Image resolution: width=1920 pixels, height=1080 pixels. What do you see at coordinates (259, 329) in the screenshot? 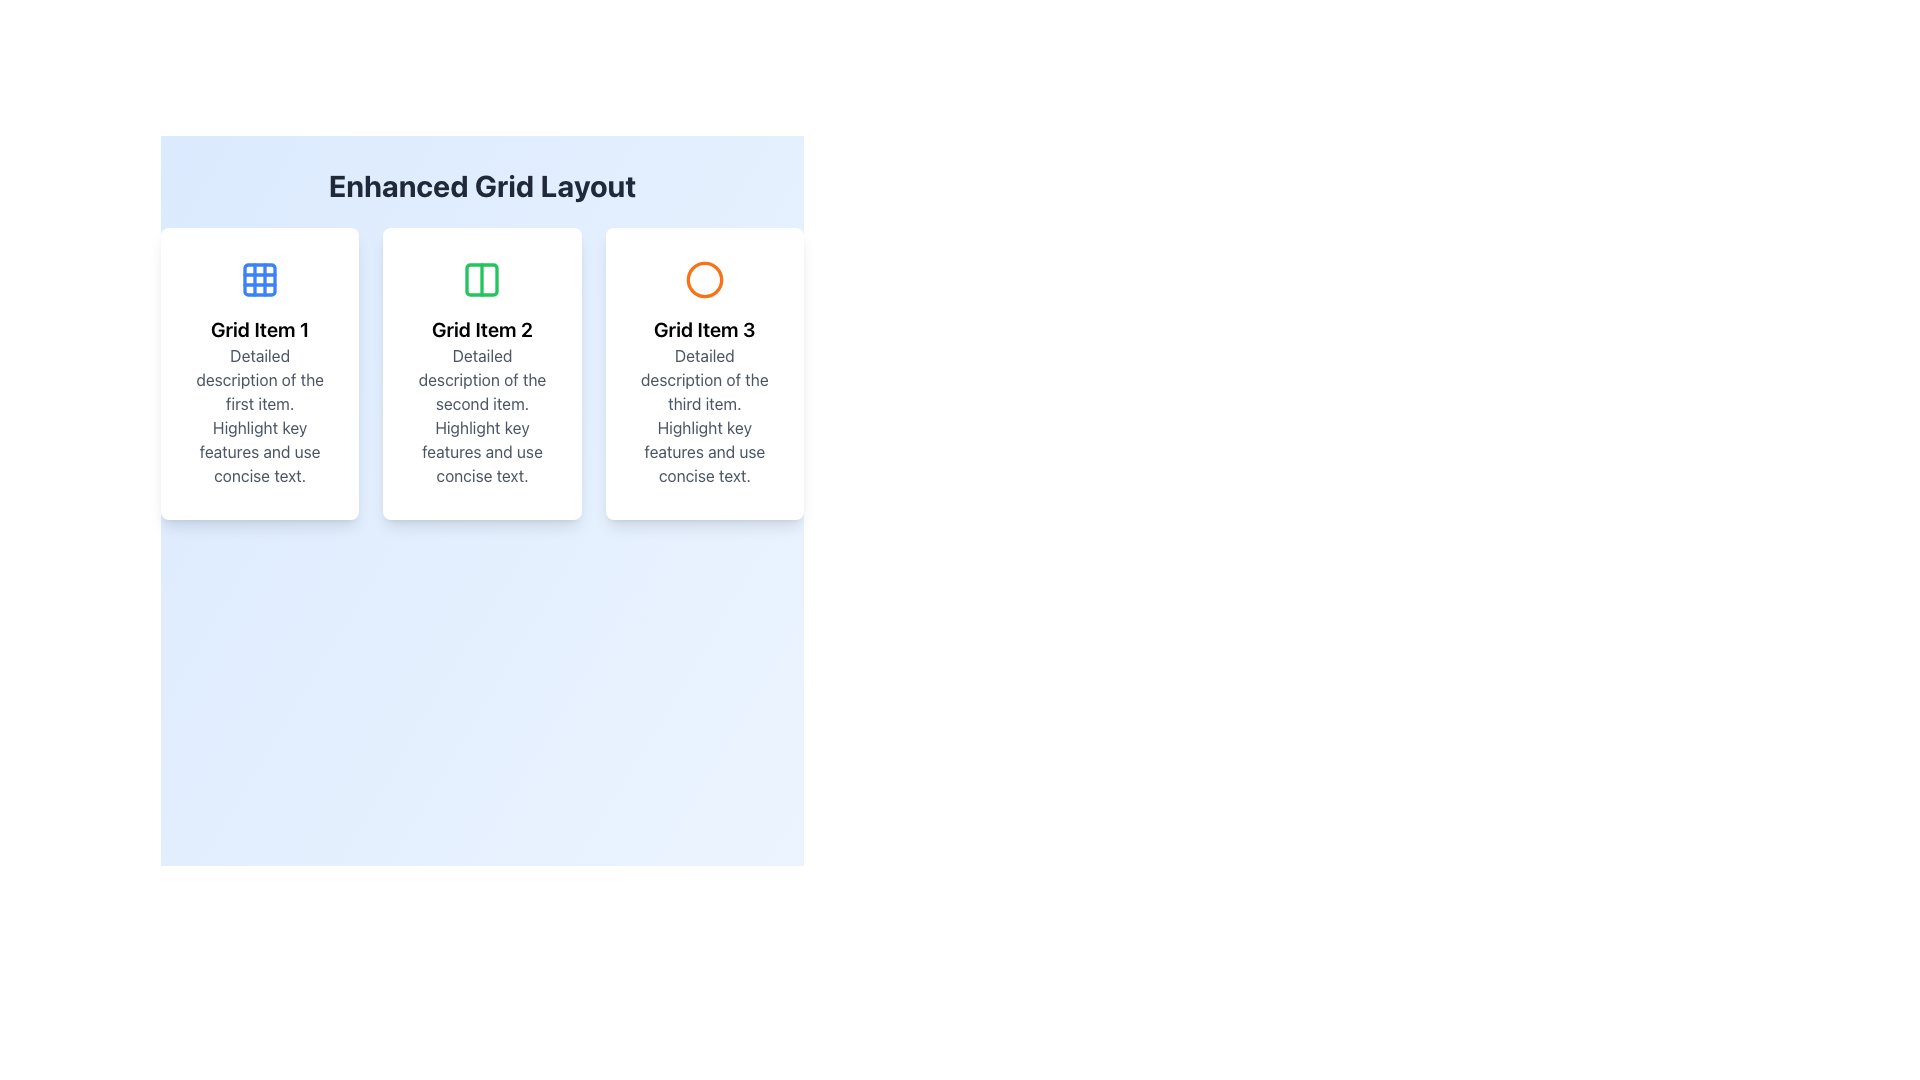
I see `the header text element that serves as the title for the first card in the grid layout, positioned below an icon and above descriptive text` at bounding box center [259, 329].